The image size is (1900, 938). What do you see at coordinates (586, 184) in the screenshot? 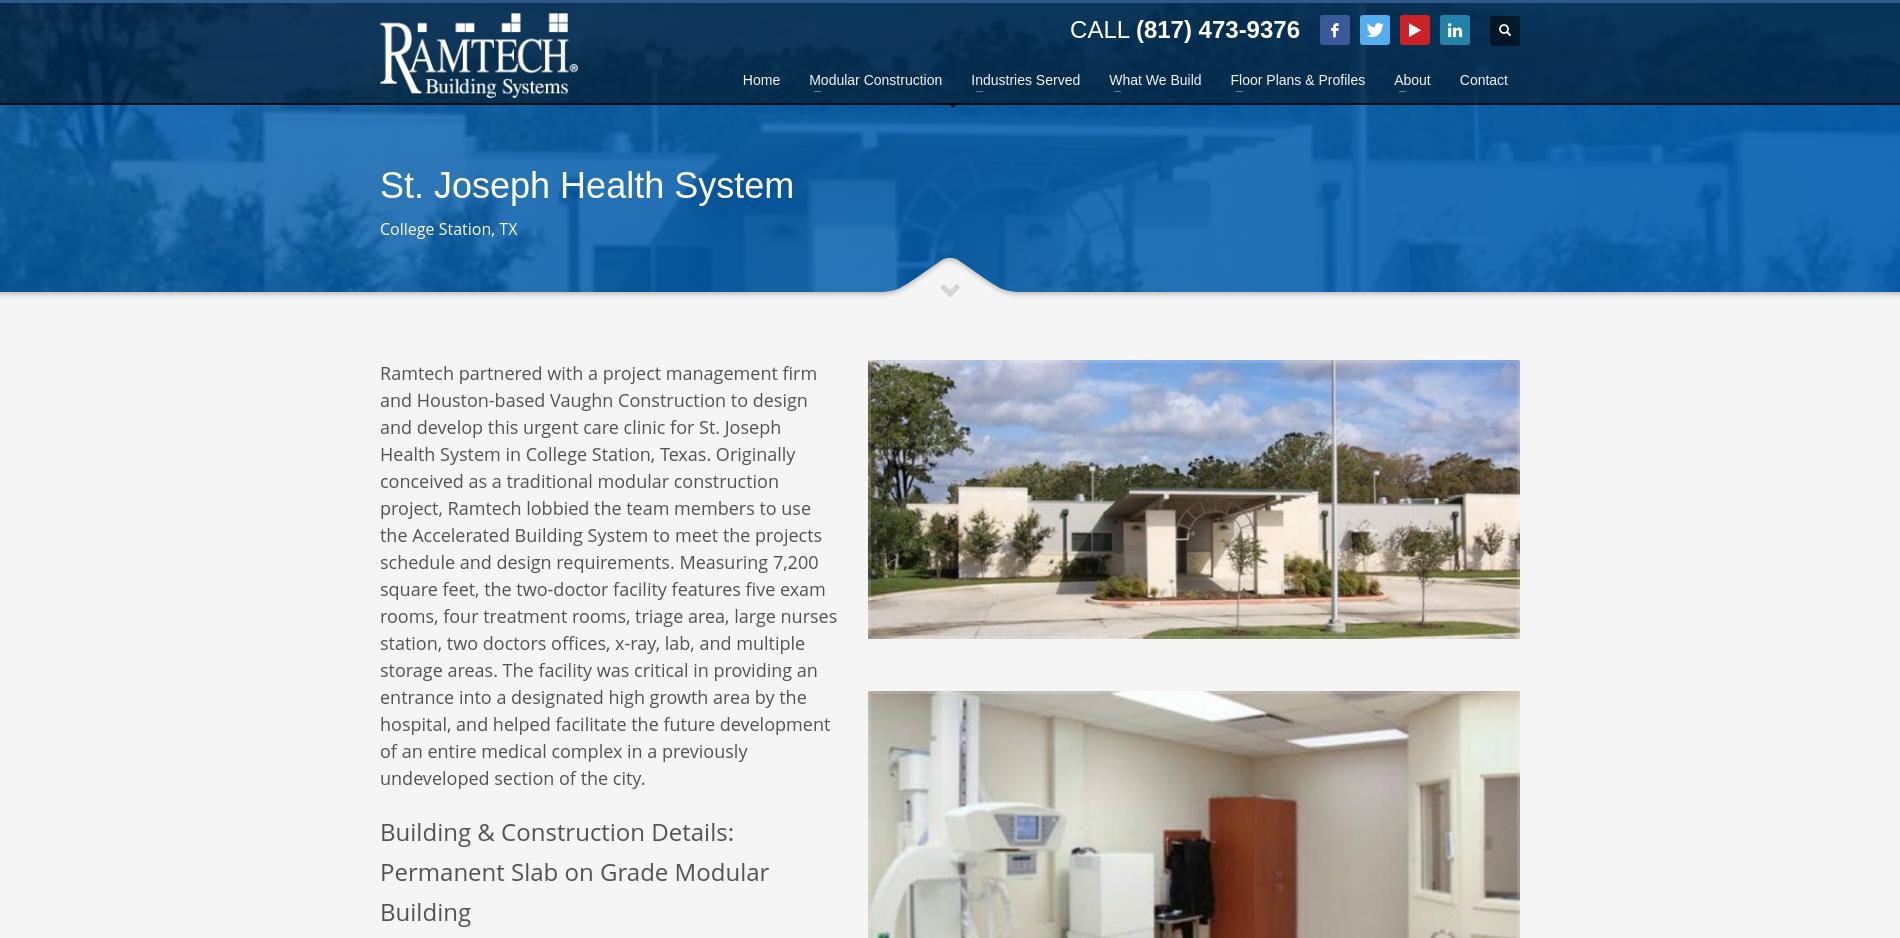
I see `'St. Joseph Health System'` at bounding box center [586, 184].